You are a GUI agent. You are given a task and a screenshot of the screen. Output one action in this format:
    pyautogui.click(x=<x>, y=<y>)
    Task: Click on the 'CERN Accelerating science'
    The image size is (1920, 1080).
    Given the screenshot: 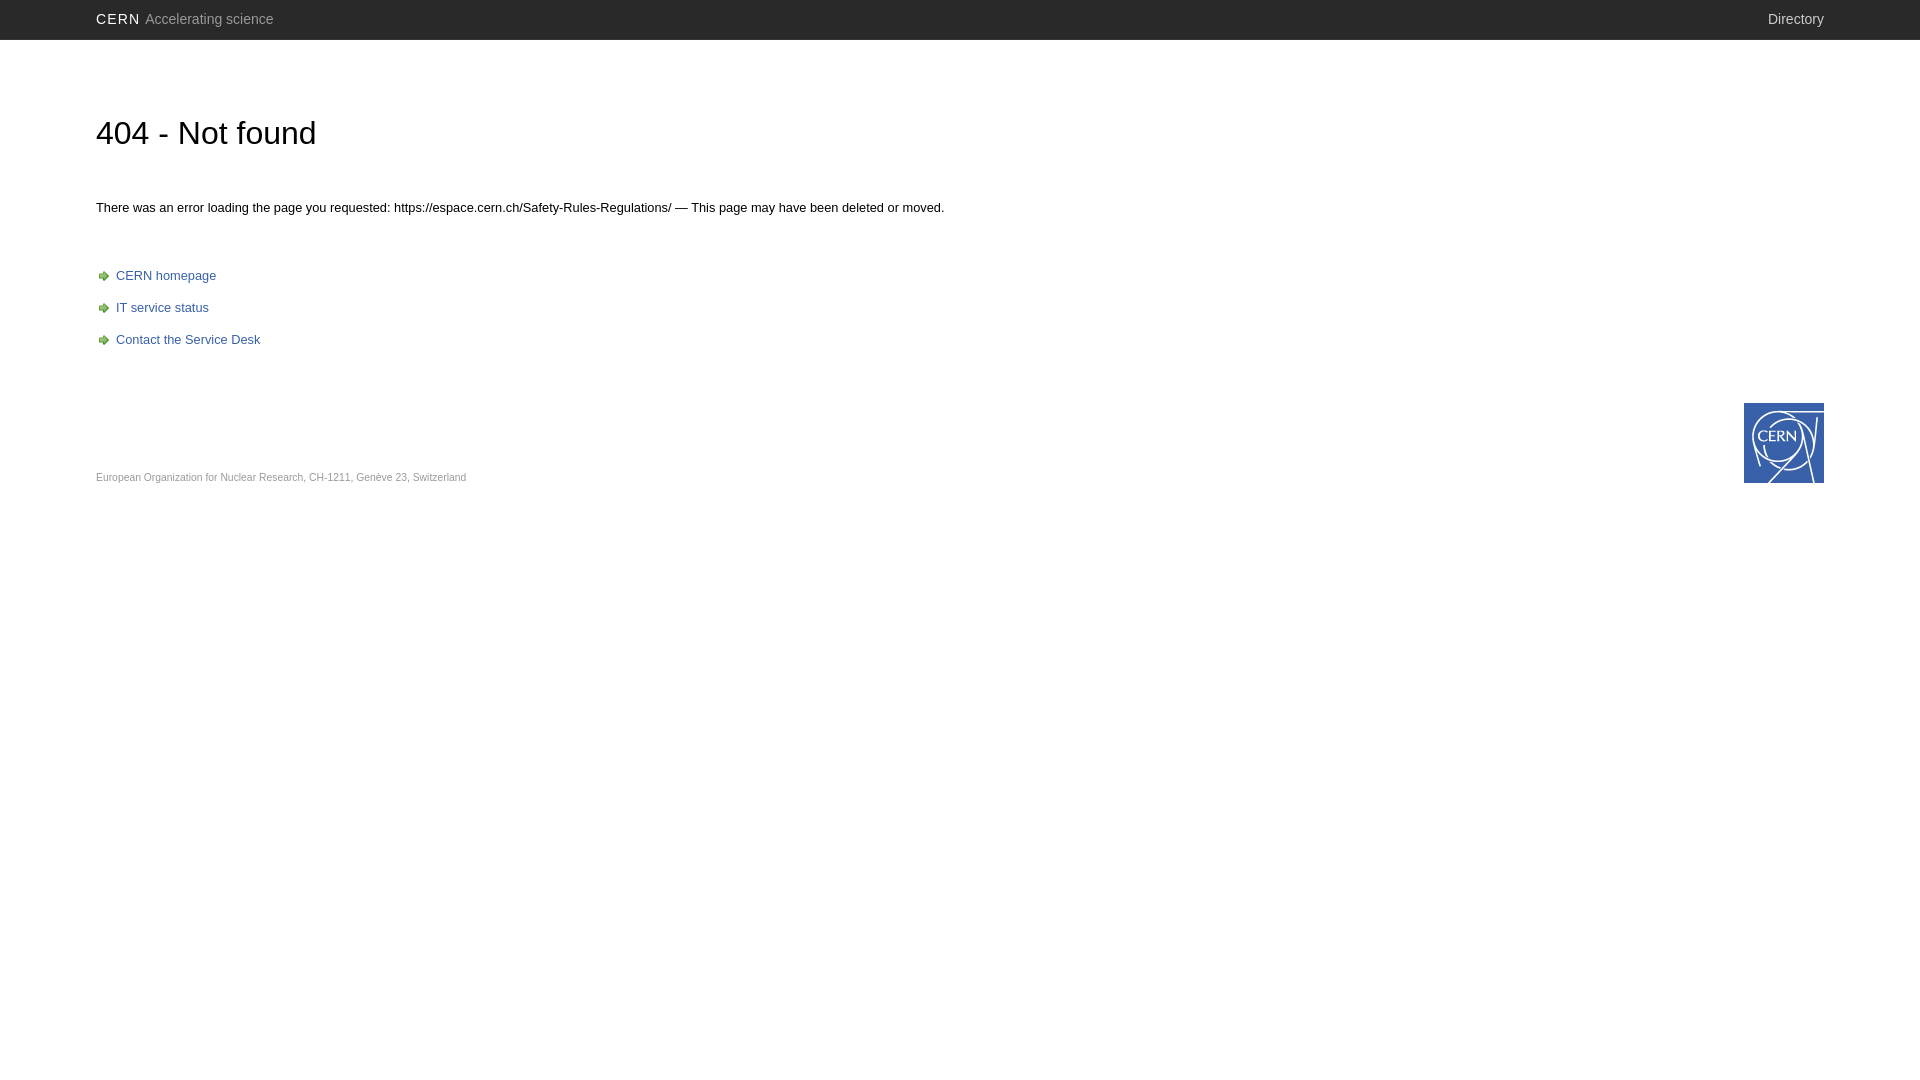 What is the action you would take?
    pyautogui.click(x=185, y=19)
    